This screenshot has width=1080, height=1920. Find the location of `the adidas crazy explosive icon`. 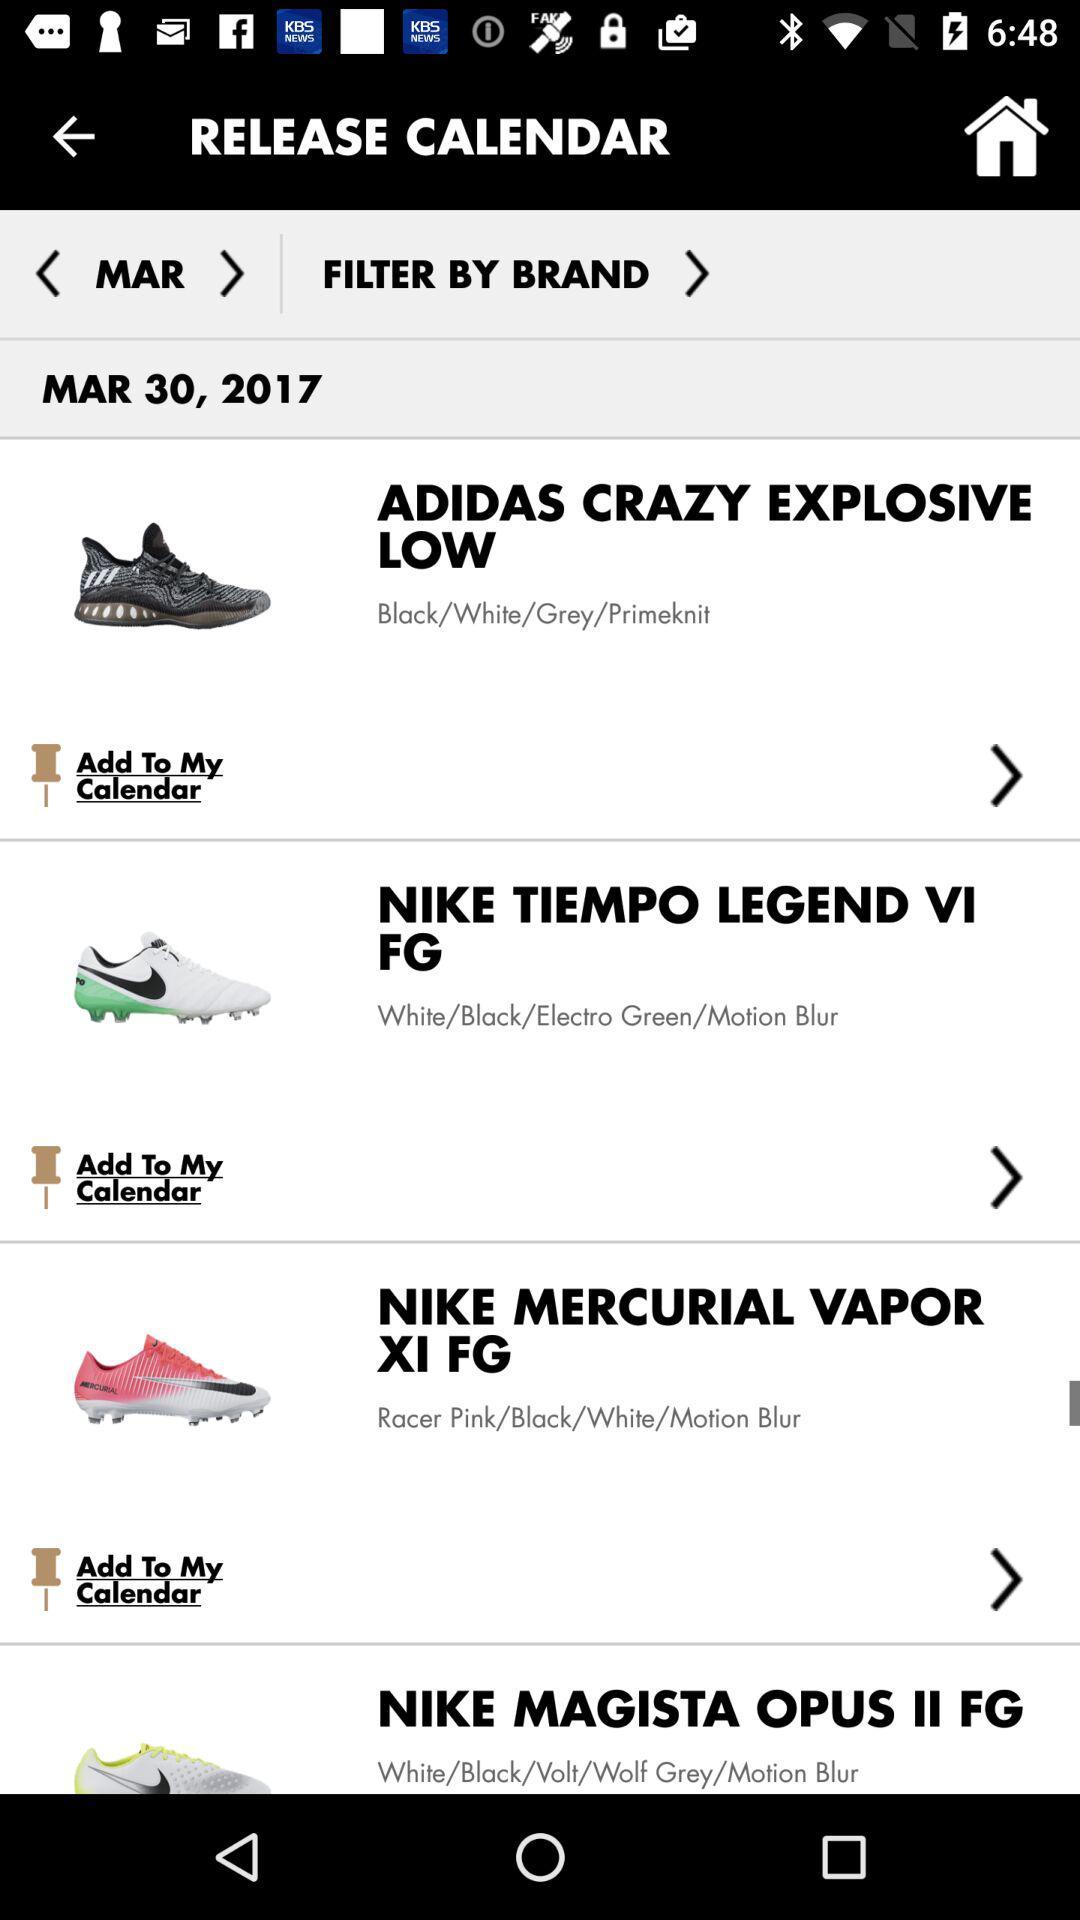

the adidas crazy explosive icon is located at coordinates (690, 533).